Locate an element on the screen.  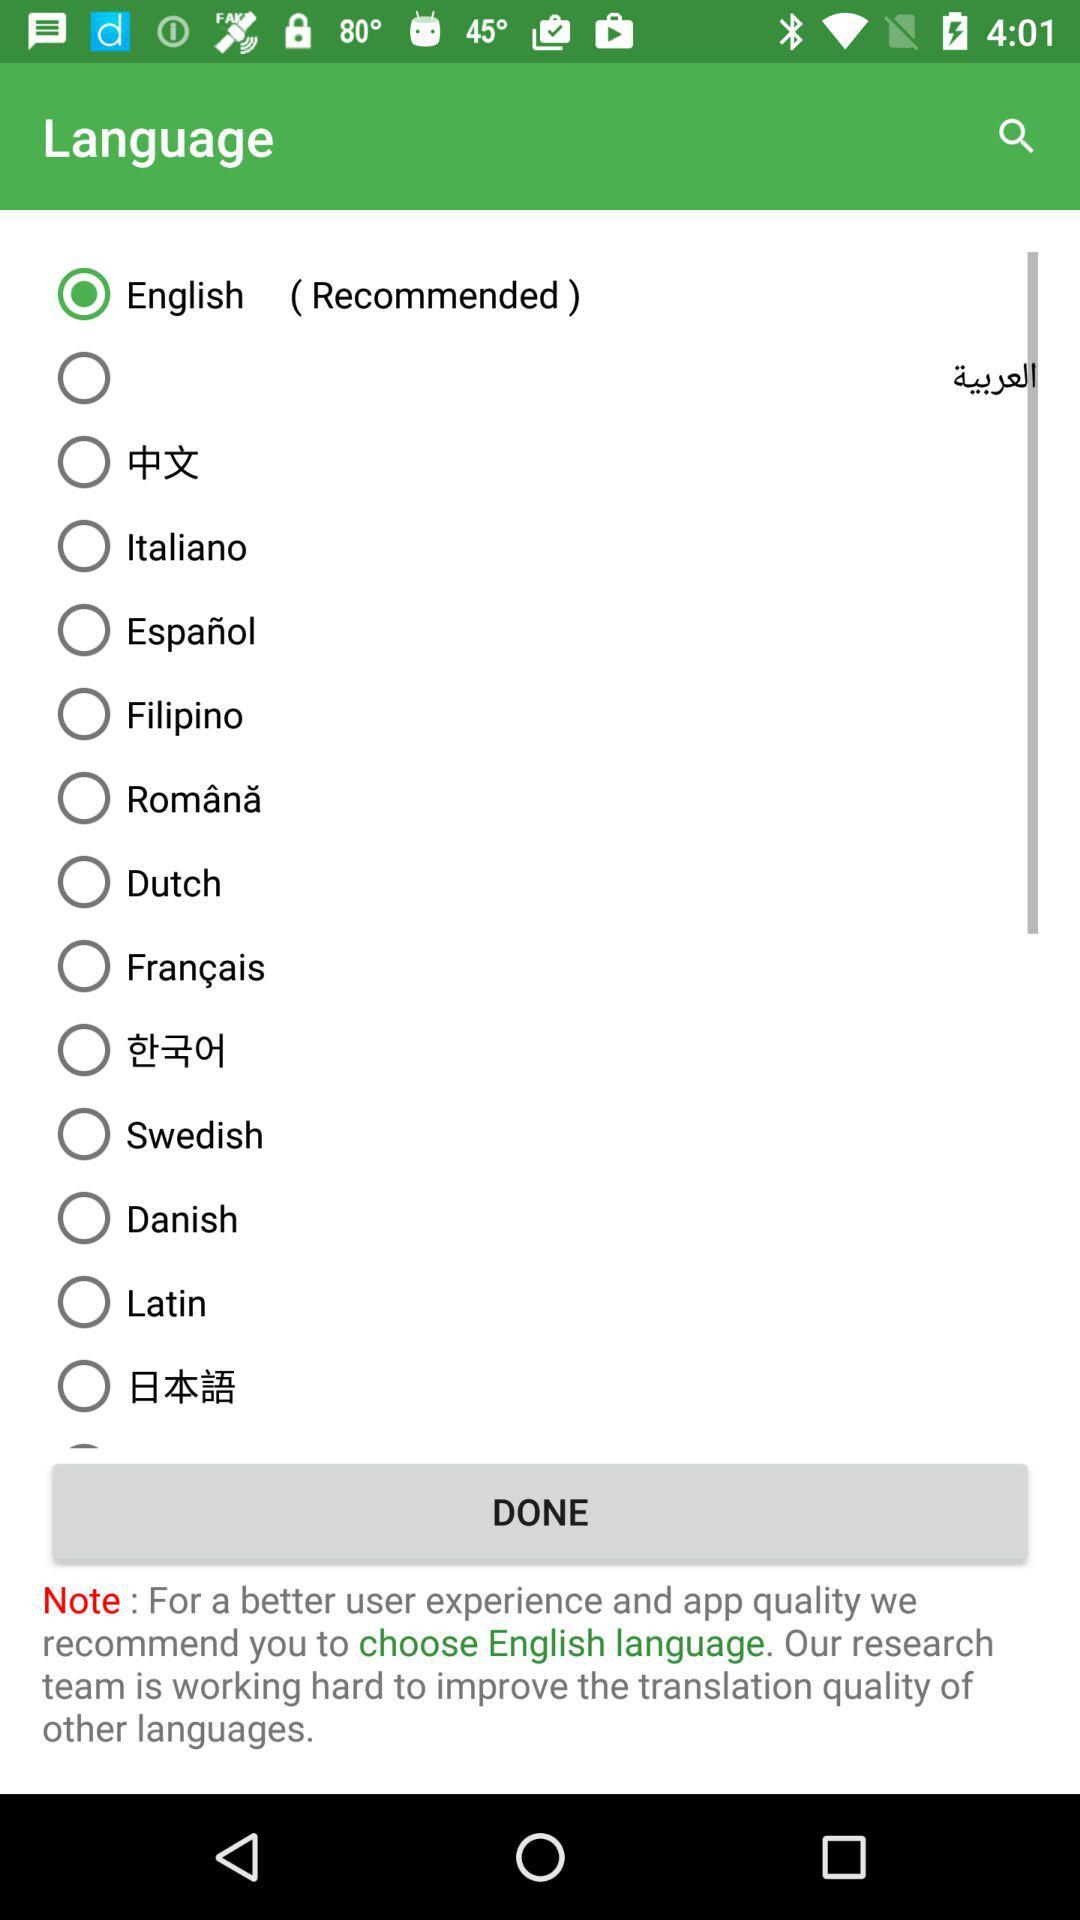
italiano icon is located at coordinates (540, 546).